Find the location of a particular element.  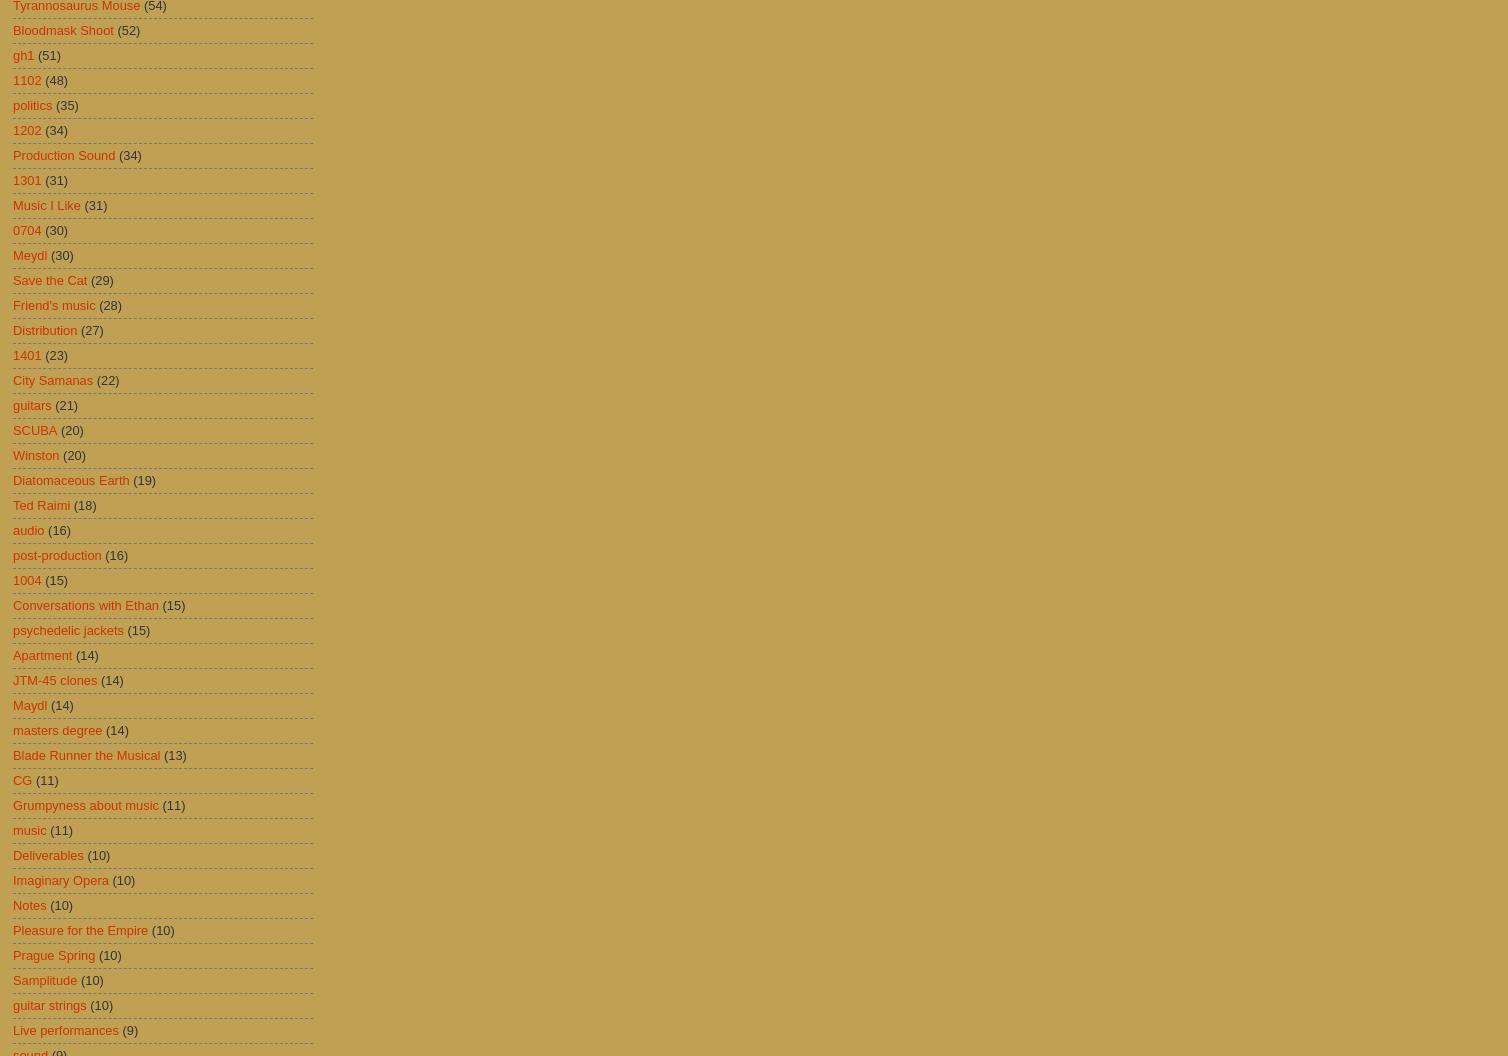

'1004' is located at coordinates (26, 580).